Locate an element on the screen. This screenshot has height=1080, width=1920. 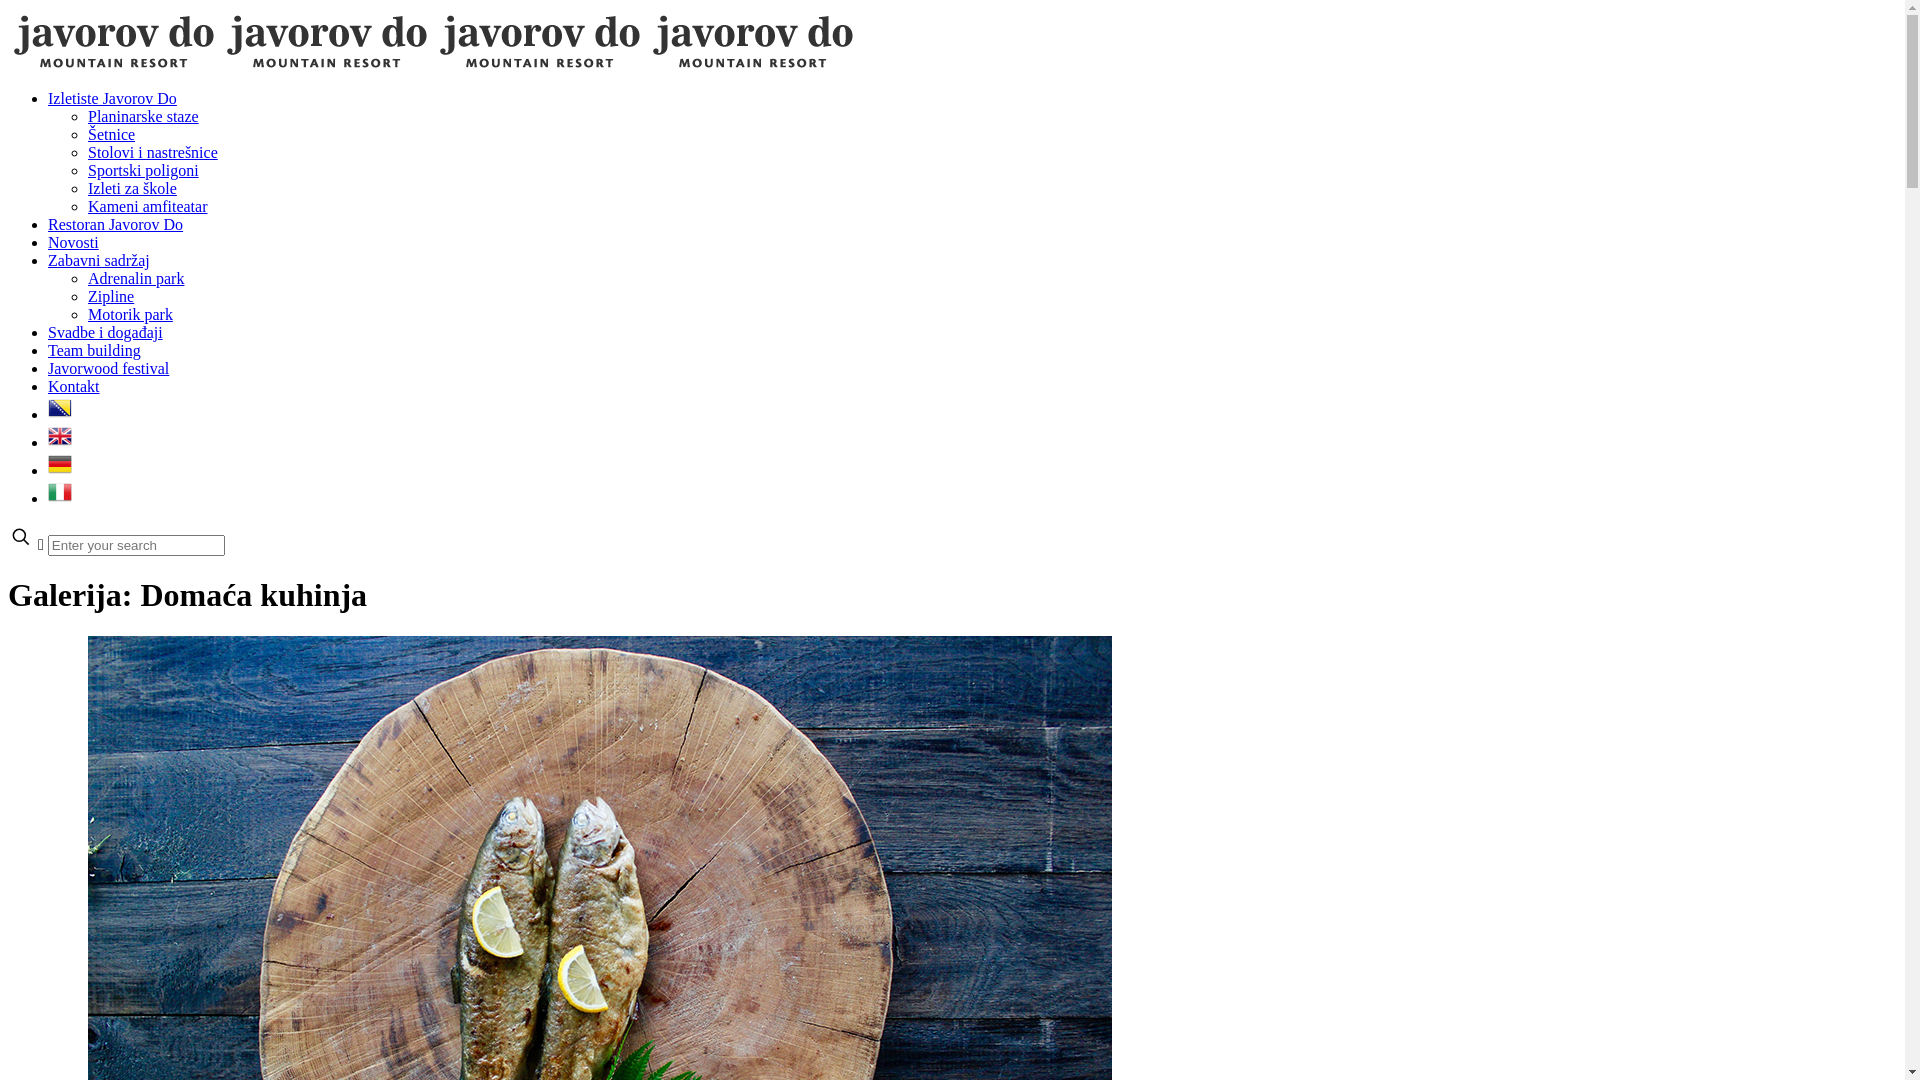
'Planinarske staze' is located at coordinates (86, 116).